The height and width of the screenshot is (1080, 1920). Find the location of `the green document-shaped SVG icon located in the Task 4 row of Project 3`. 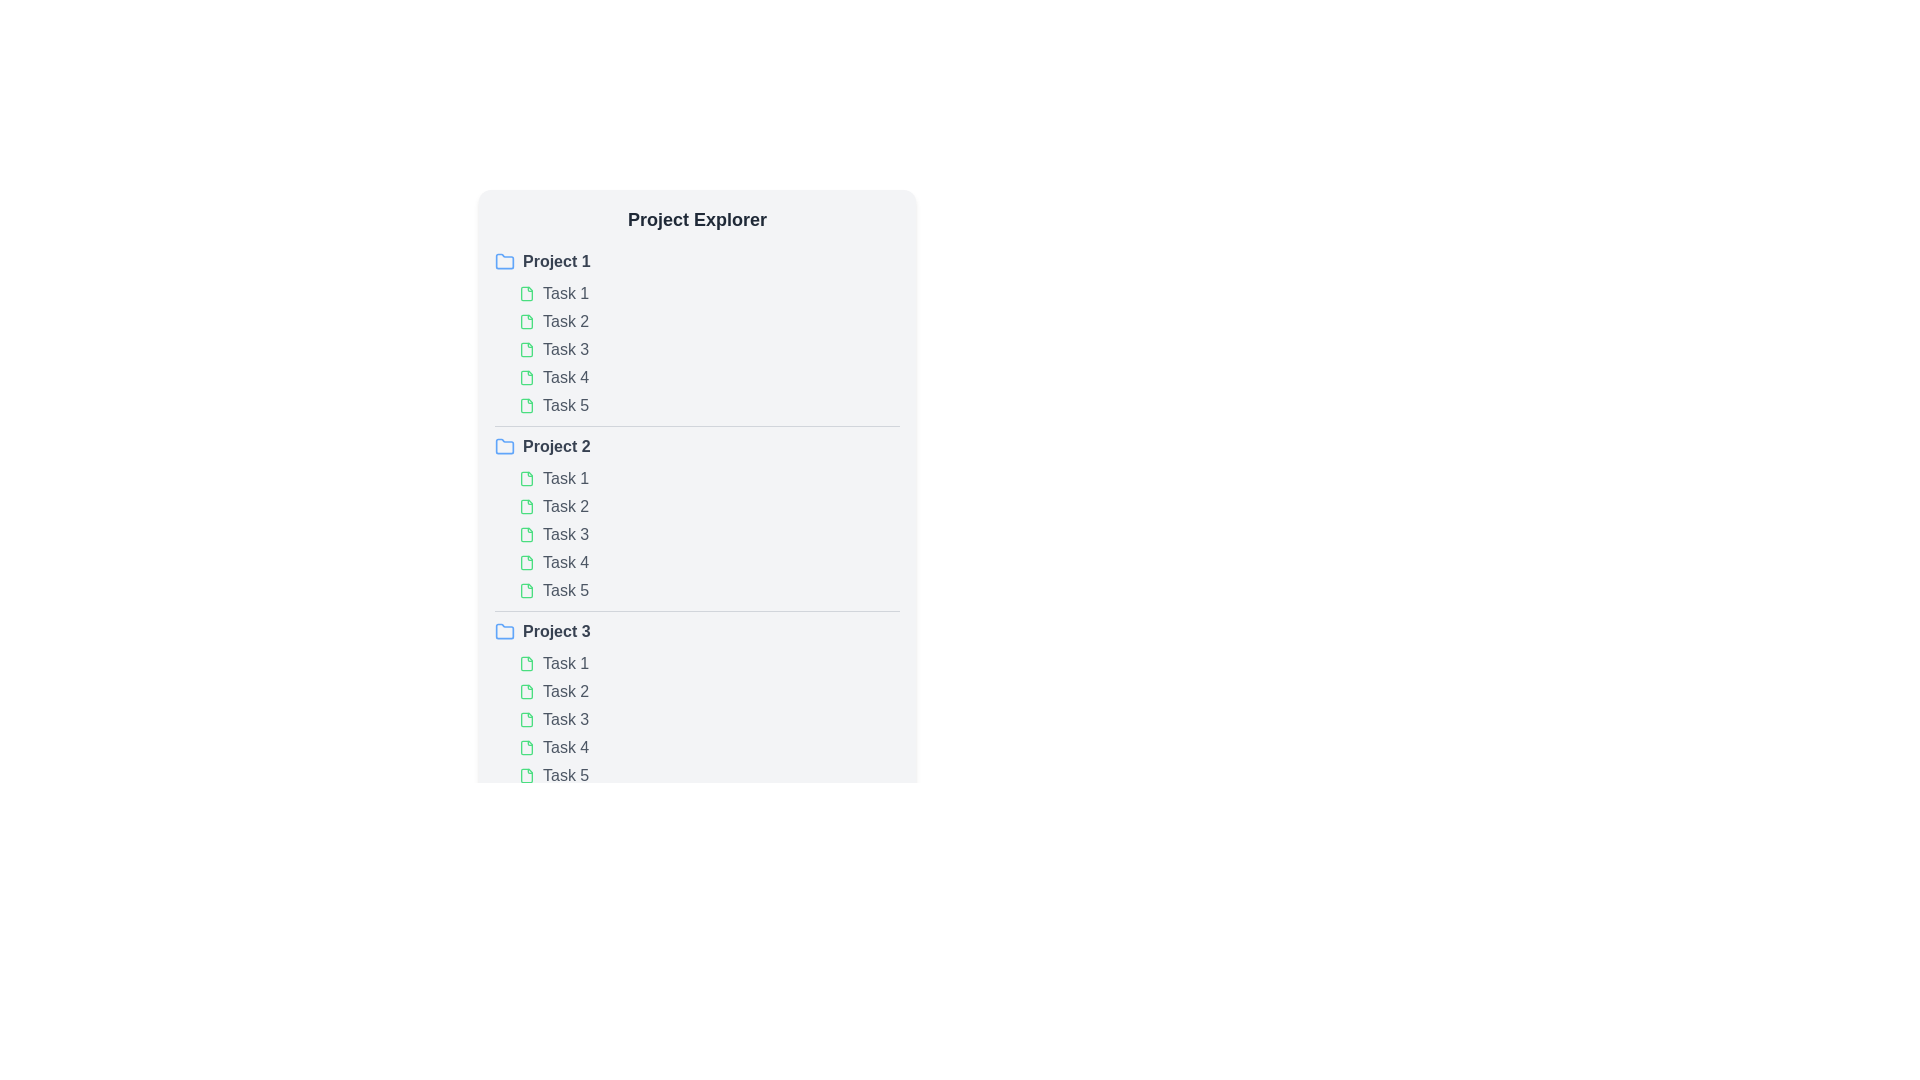

the green document-shaped SVG icon located in the Task 4 row of Project 3 is located at coordinates (527, 748).